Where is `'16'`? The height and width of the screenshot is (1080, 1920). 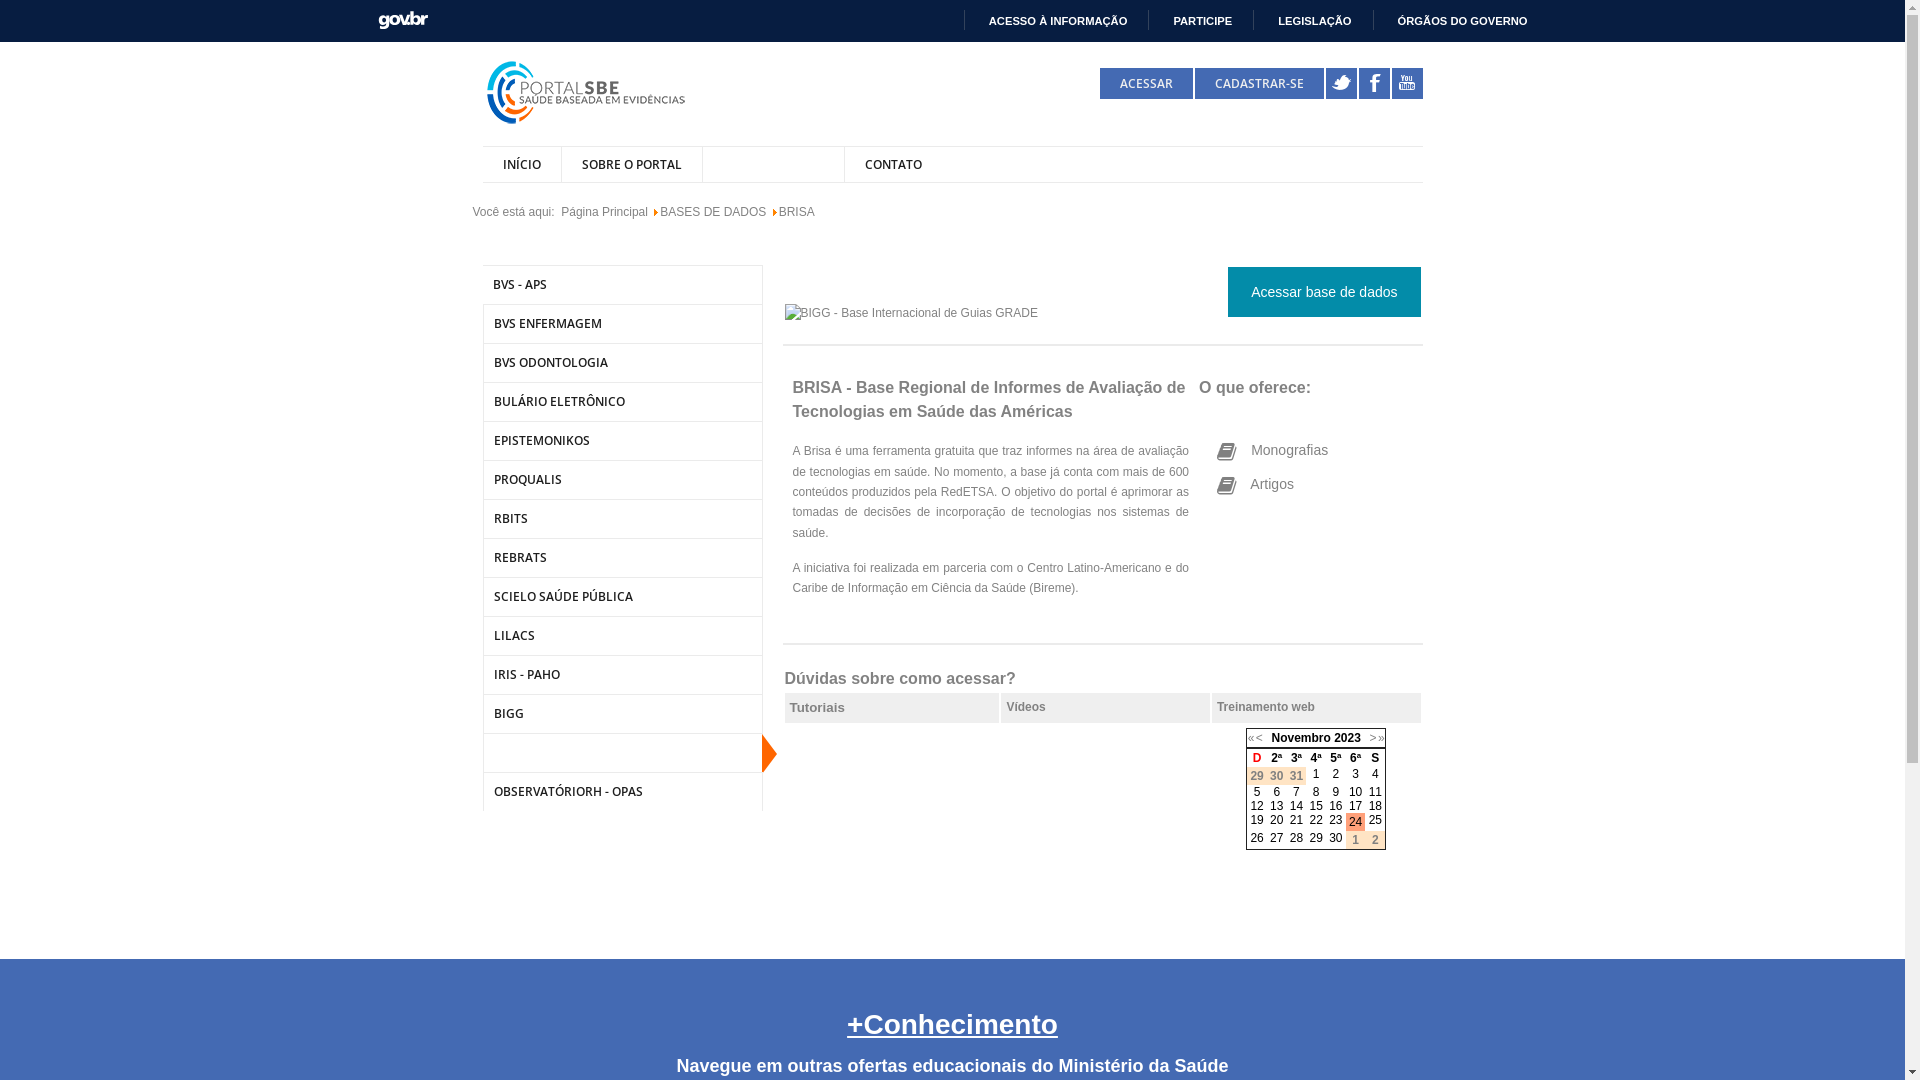 '16' is located at coordinates (1335, 805).